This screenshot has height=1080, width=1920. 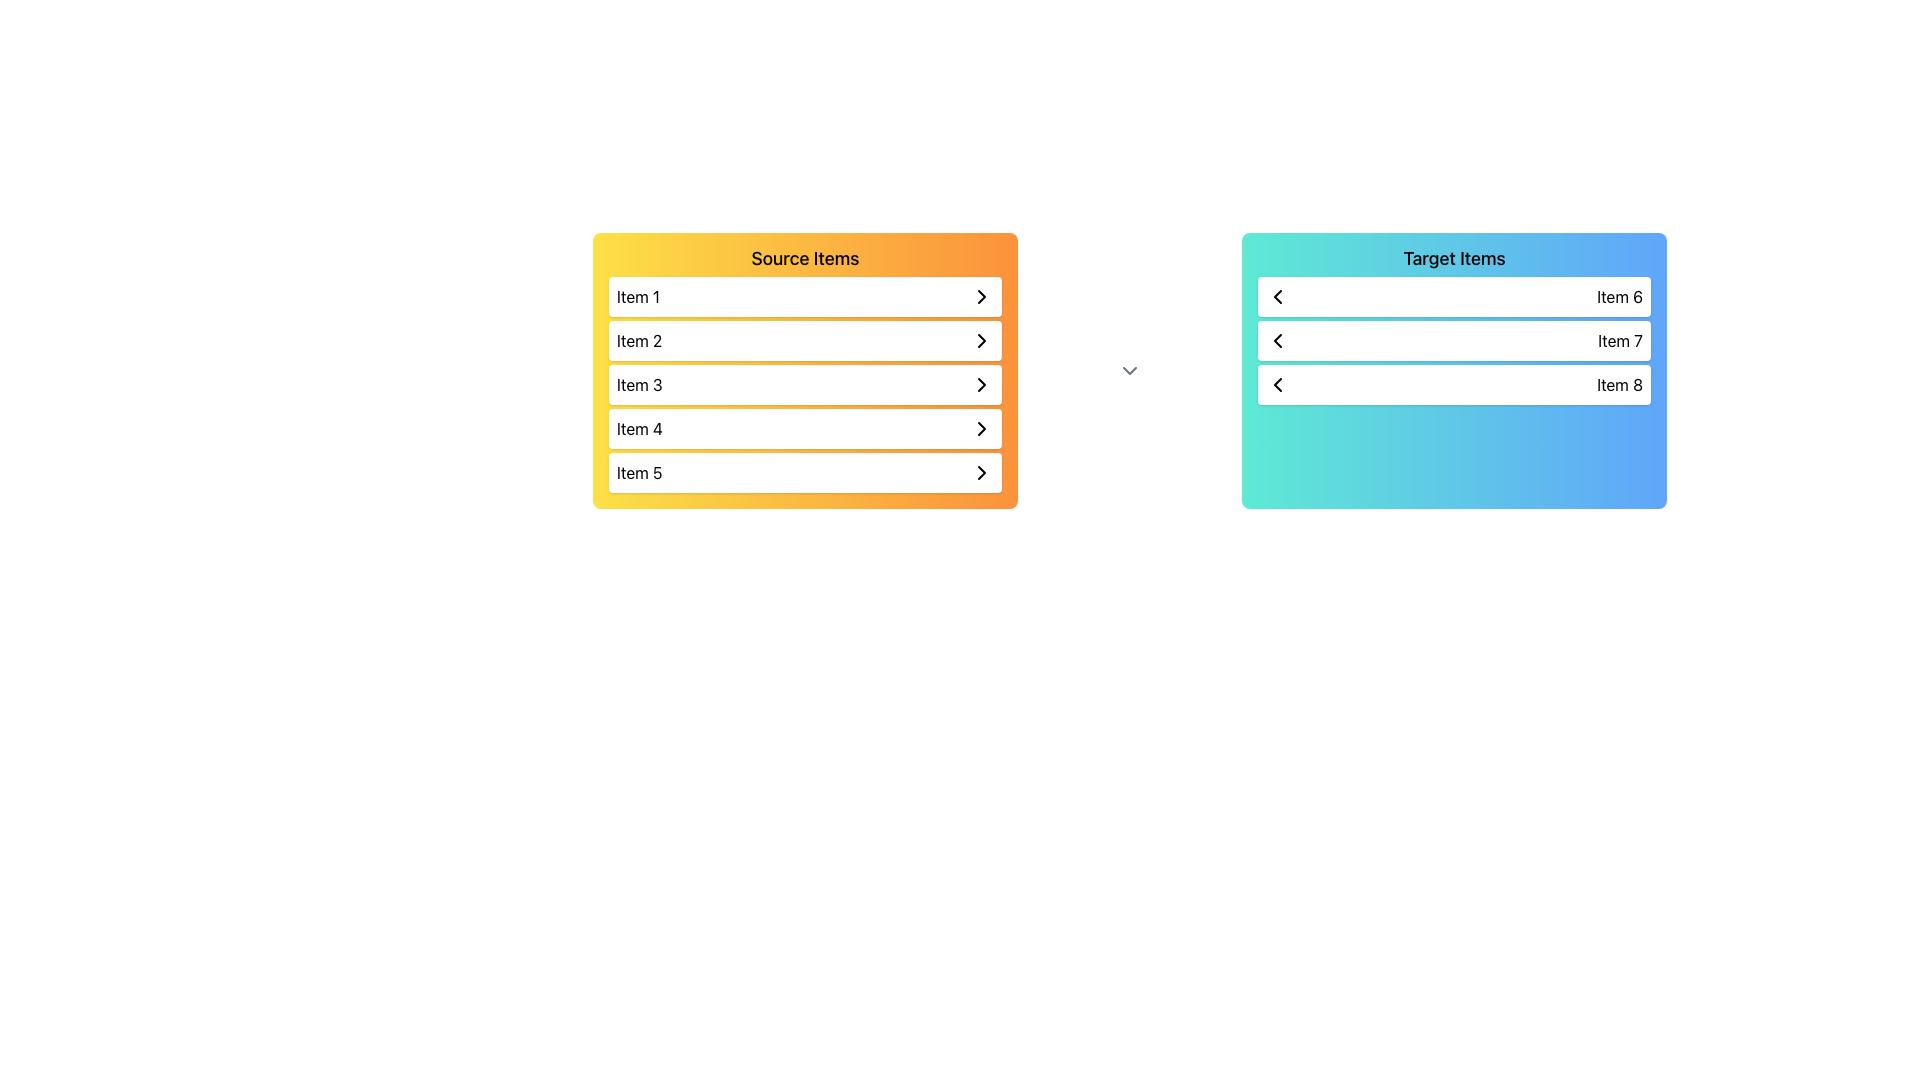 What do you see at coordinates (1277, 339) in the screenshot?
I see `the left chevron icon located at the extreme left of the second row (Item 7) in the 'Target Items' list box` at bounding box center [1277, 339].